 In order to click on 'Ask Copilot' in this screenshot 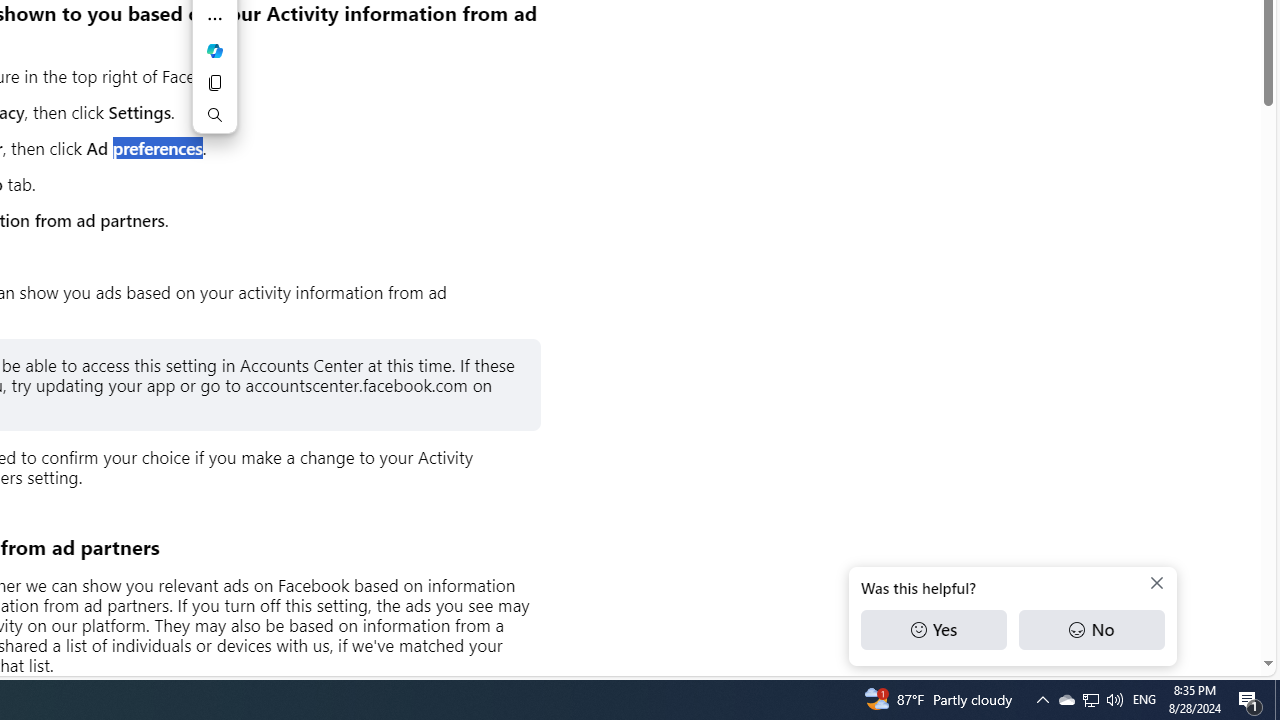, I will do `click(215, 50)`.